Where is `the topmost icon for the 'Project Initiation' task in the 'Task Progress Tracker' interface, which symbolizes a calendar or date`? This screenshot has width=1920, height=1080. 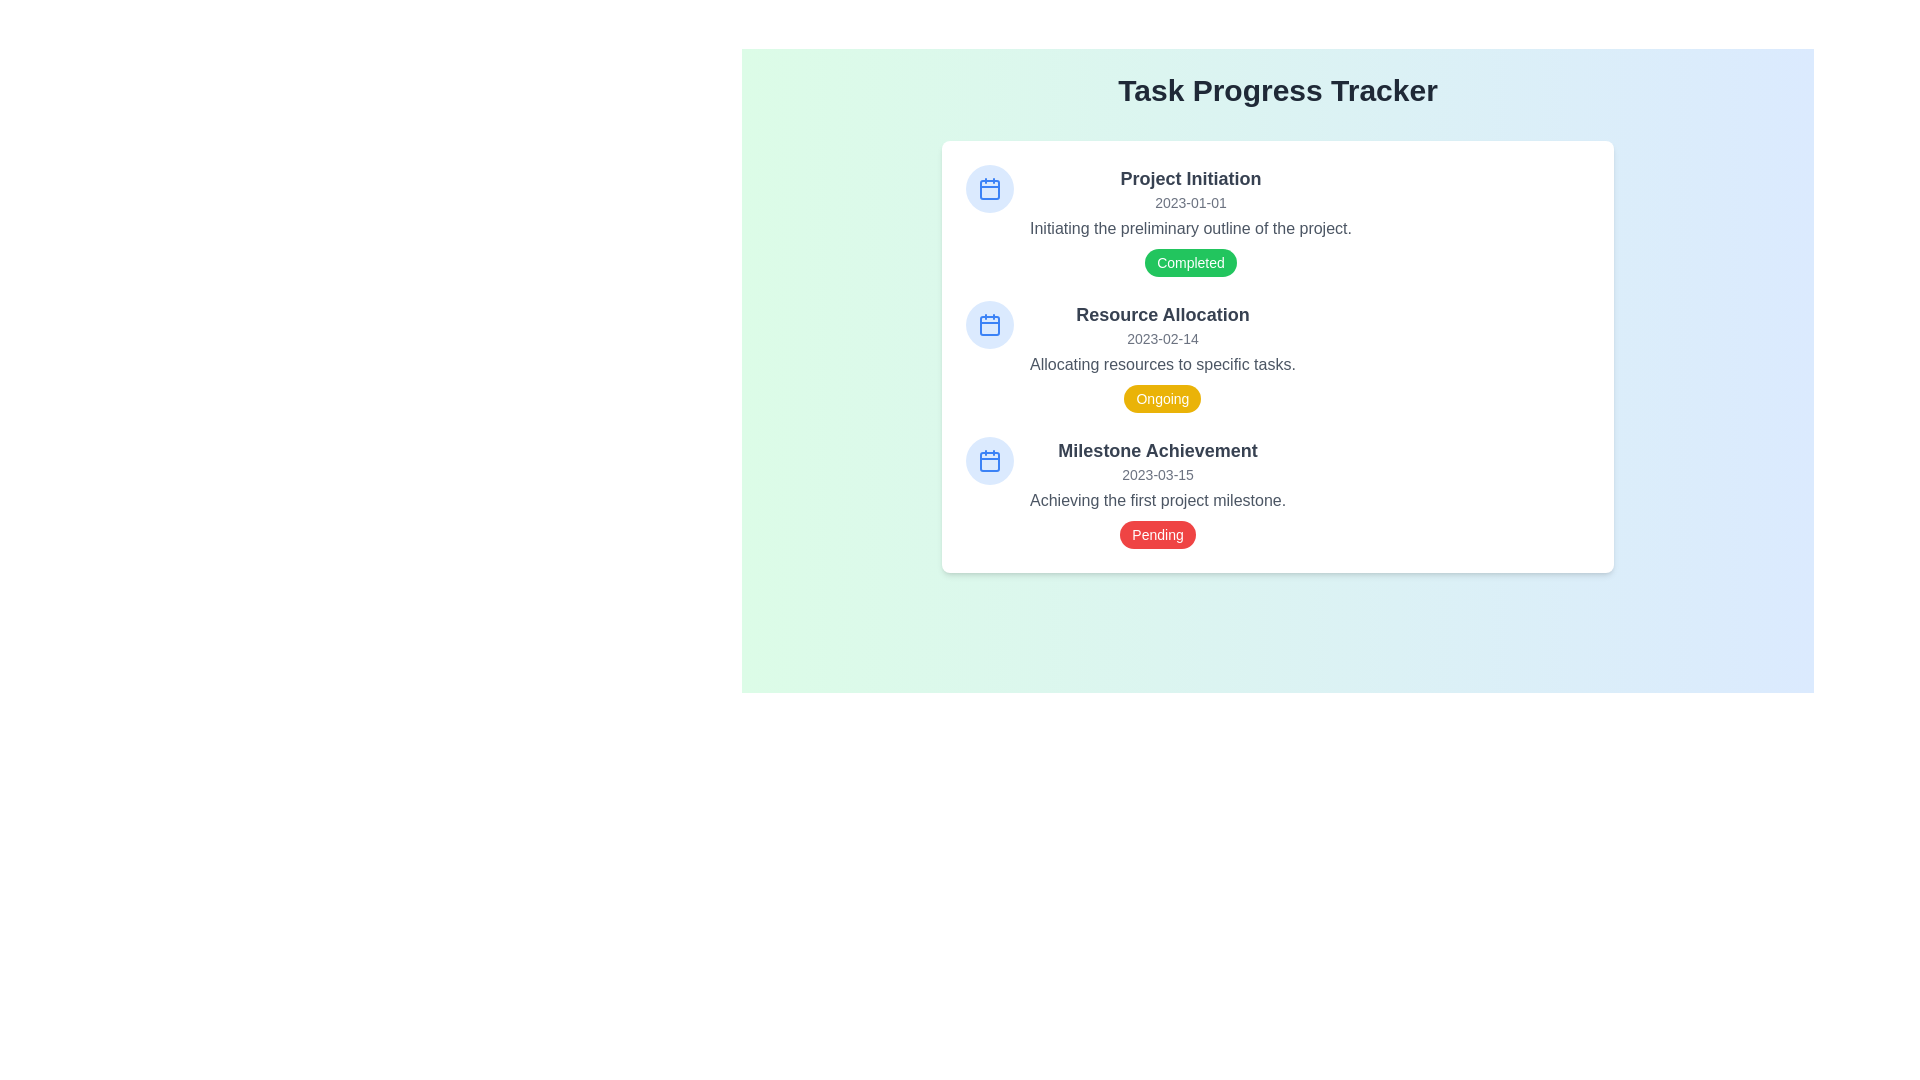 the topmost icon for the 'Project Initiation' task in the 'Task Progress Tracker' interface, which symbolizes a calendar or date is located at coordinates (989, 189).